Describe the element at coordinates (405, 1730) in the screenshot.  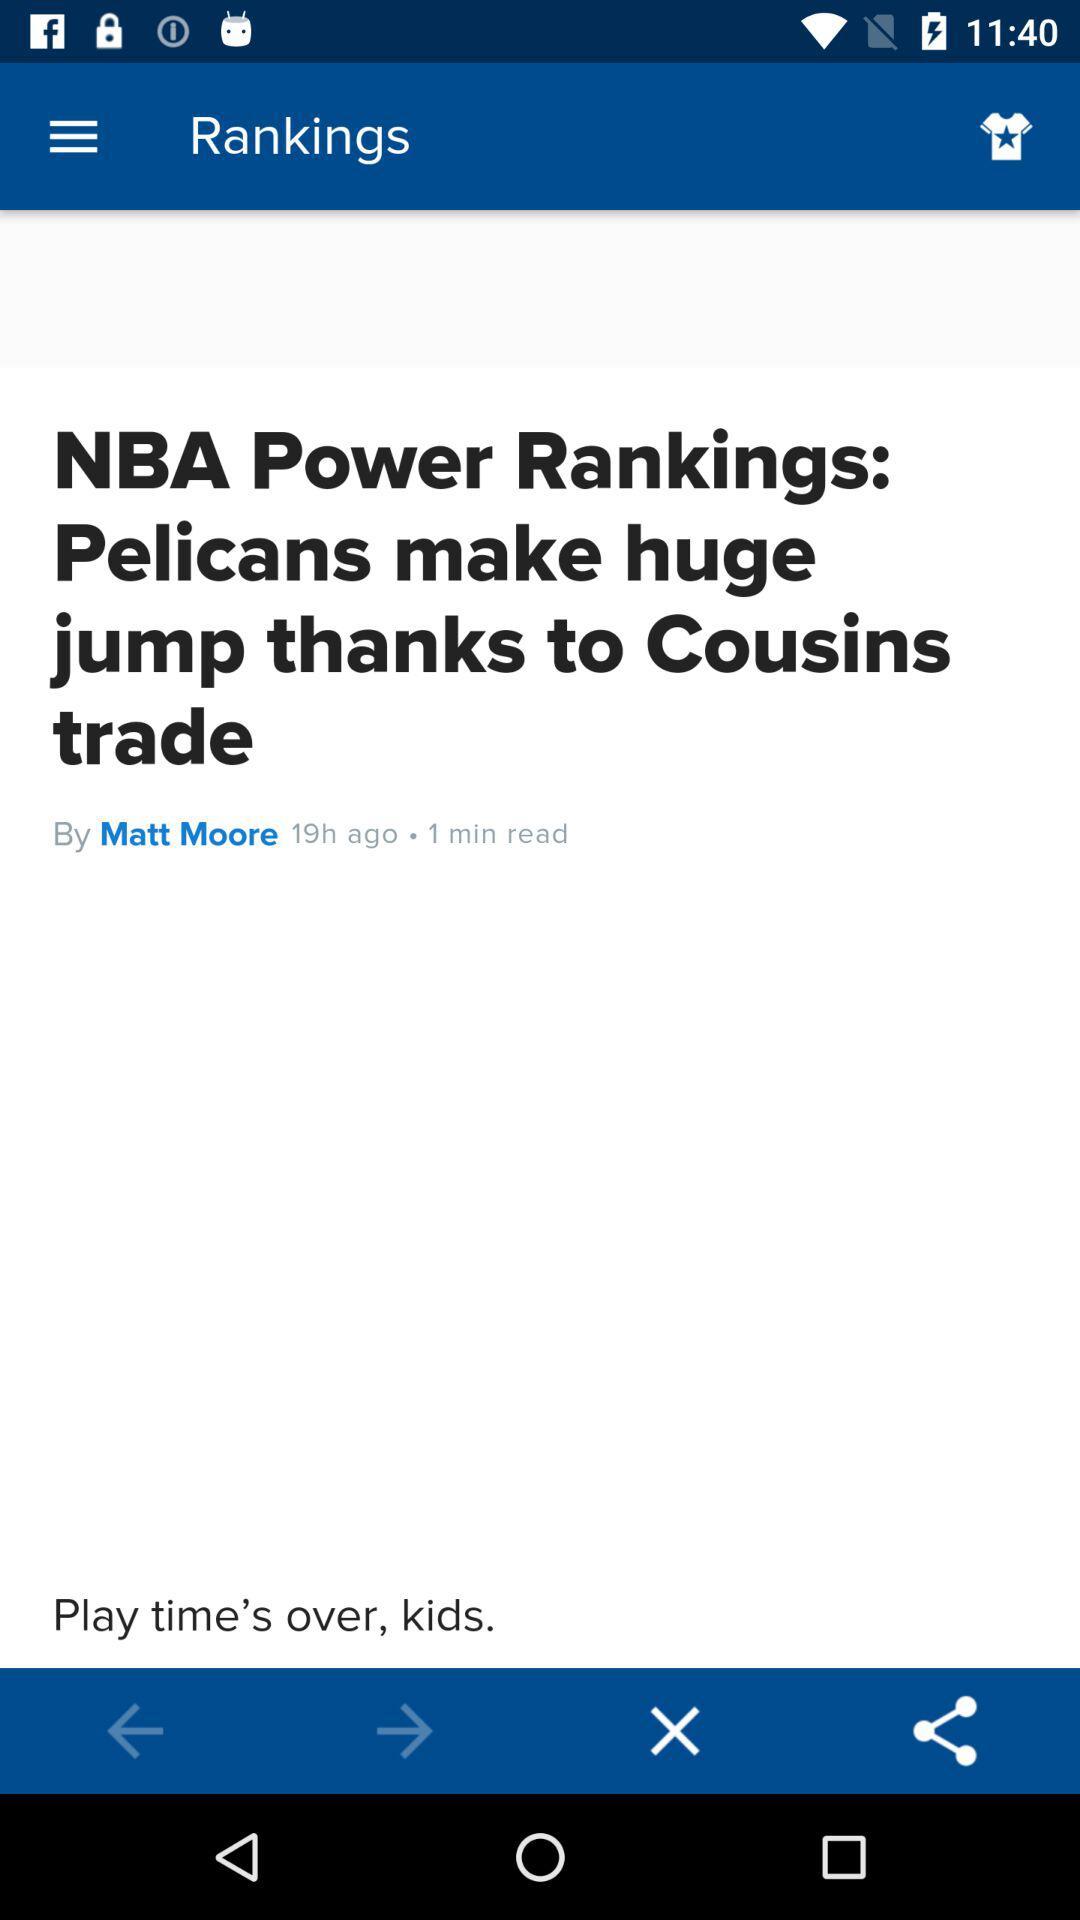
I see `next` at that location.